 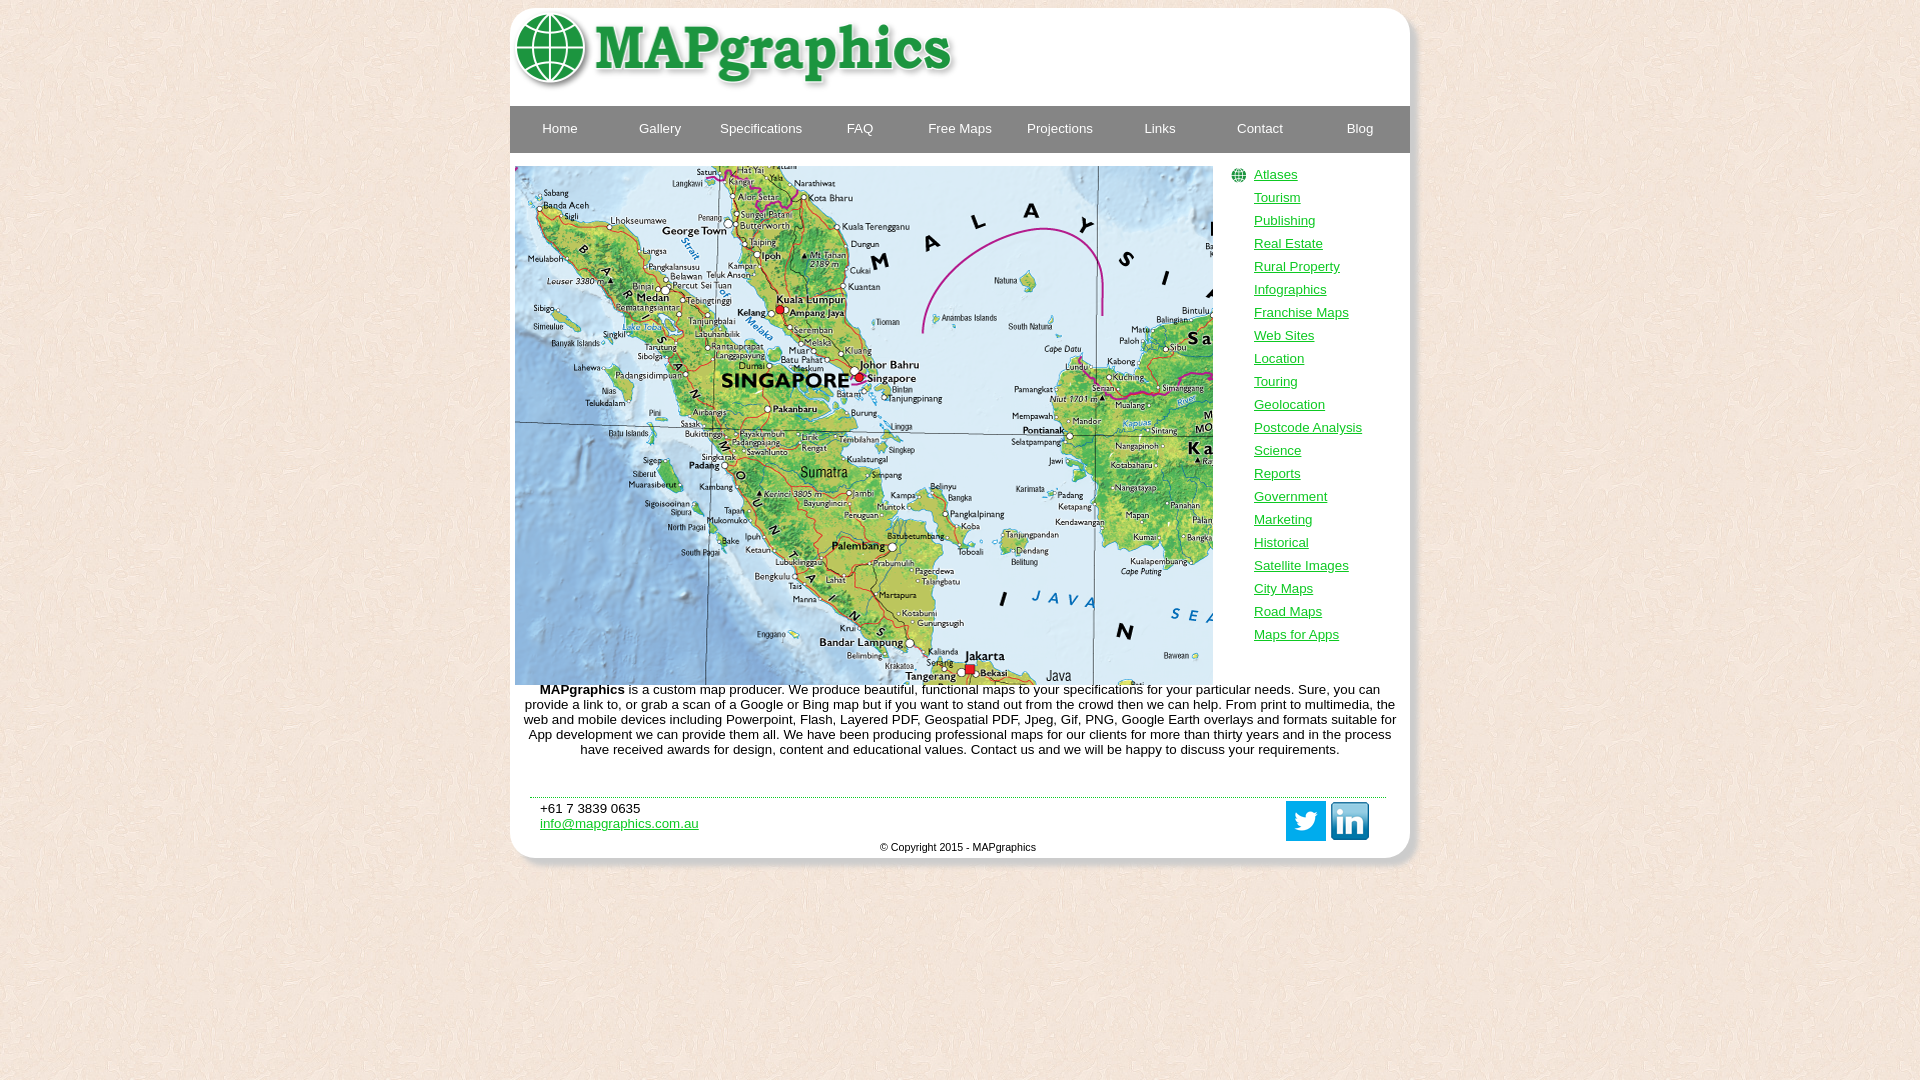 What do you see at coordinates (1276, 450) in the screenshot?
I see `'Science'` at bounding box center [1276, 450].